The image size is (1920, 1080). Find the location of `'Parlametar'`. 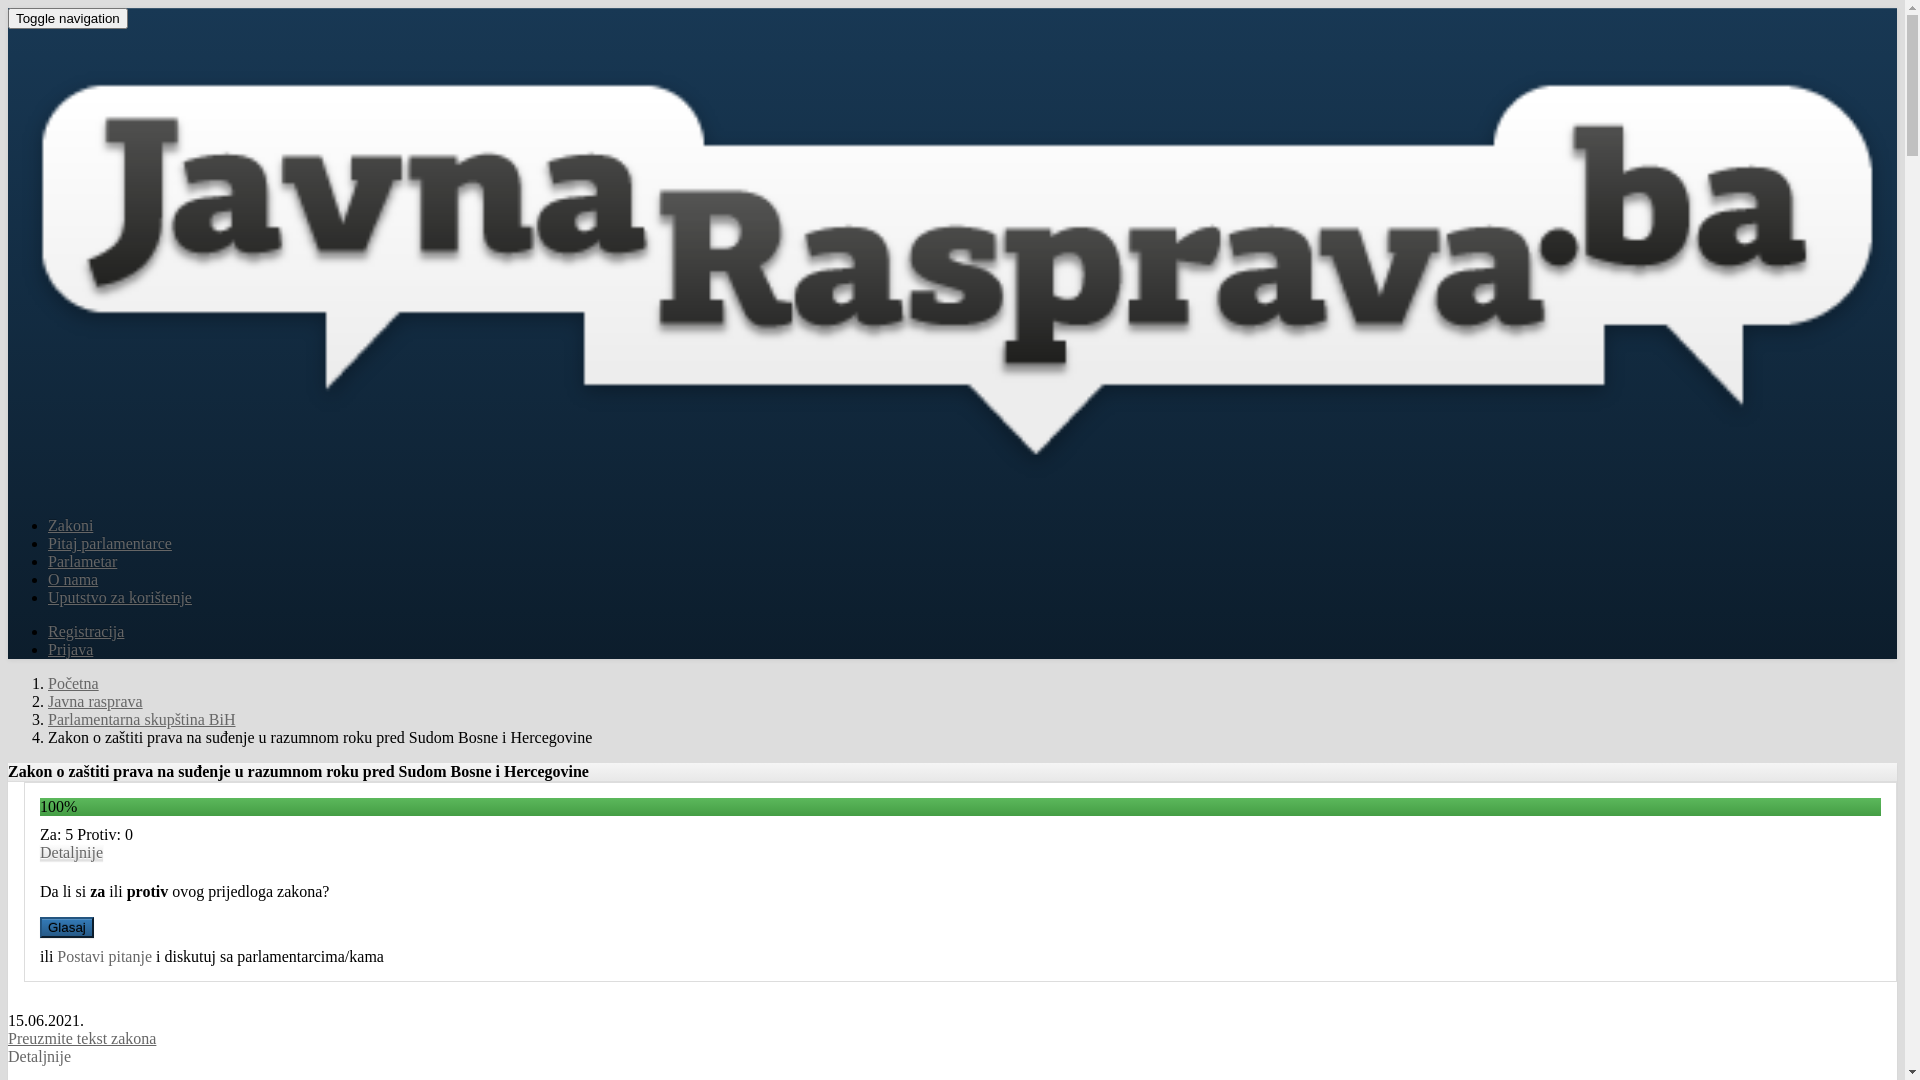

'Parlametar' is located at coordinates (81, 561).